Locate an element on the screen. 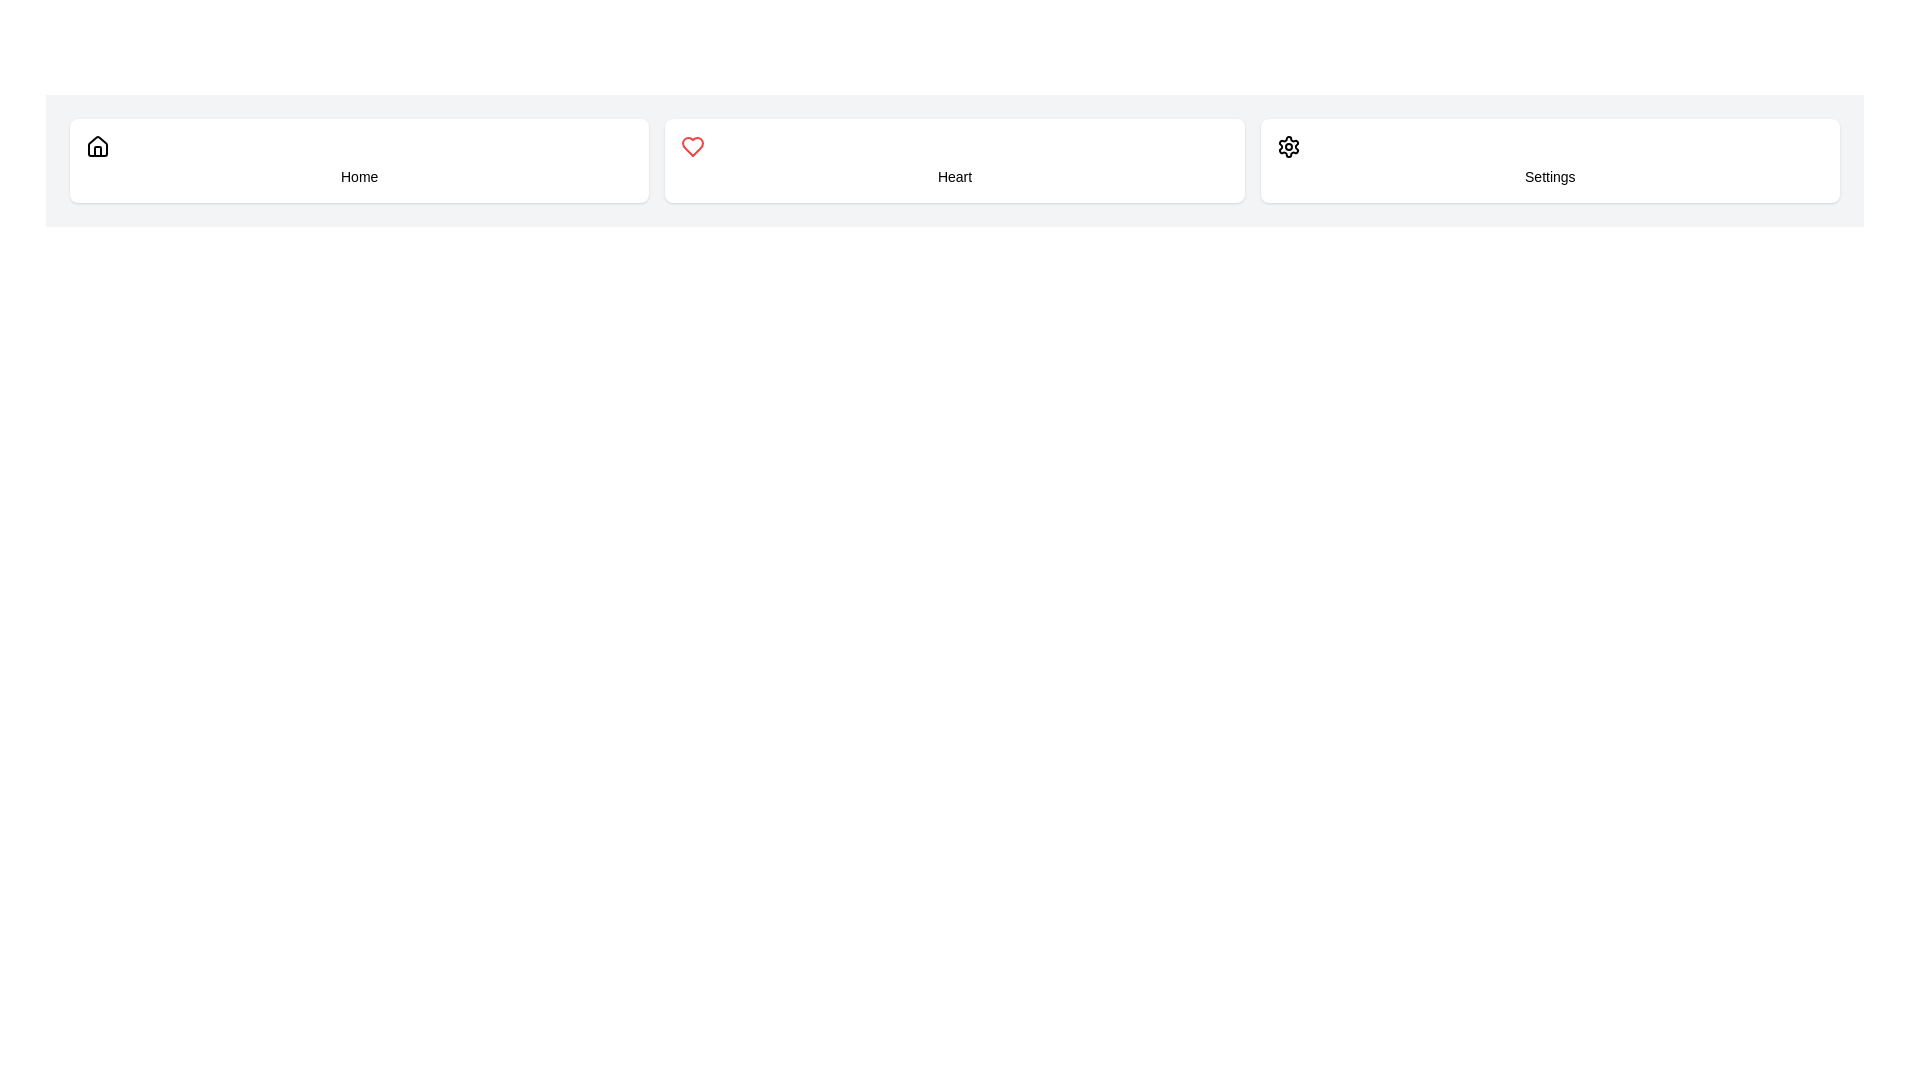 This screenshot has width=1920, height=1080. the 'Settings' text label, which describes the associated gear icon in the rightmost of three horizontally arranged containers is located at coordinates (1549, 176).